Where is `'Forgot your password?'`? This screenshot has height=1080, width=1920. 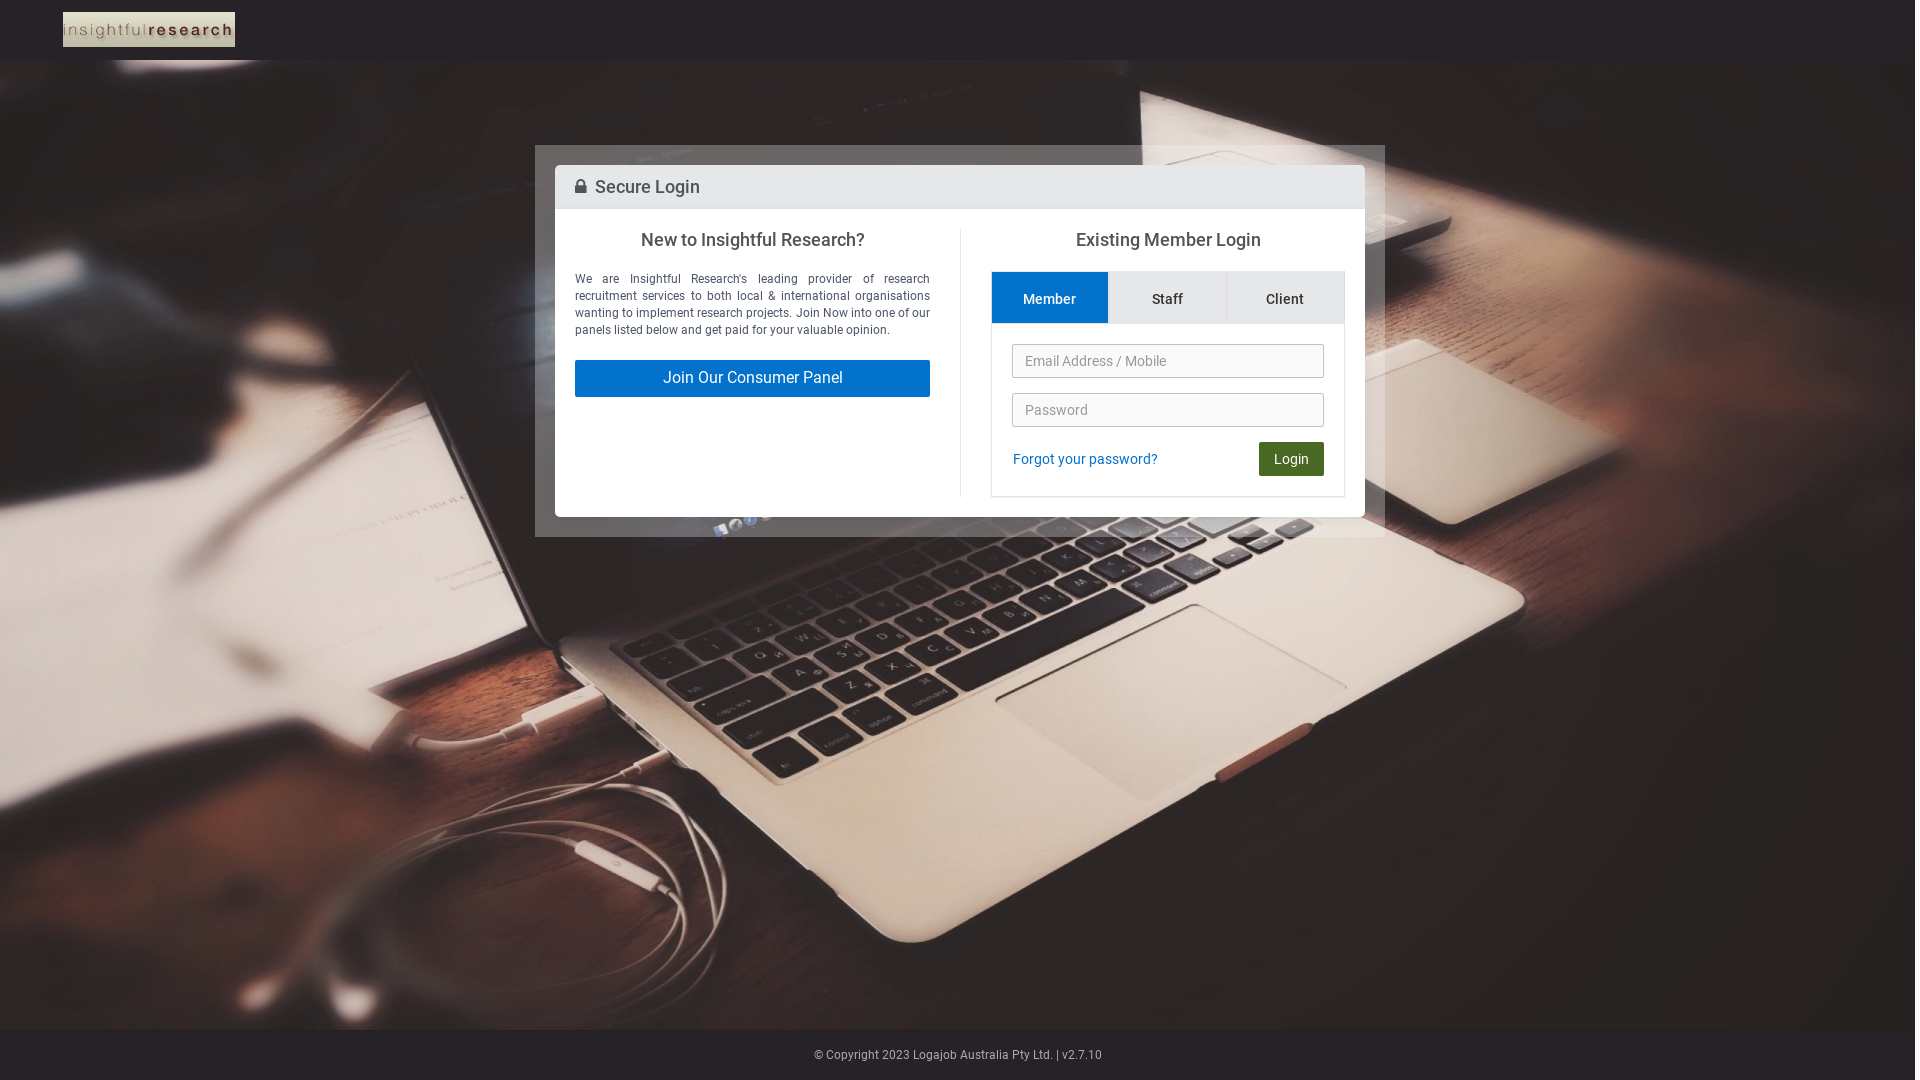
'Forgot your password?' is located at coordinates (1012, 459).